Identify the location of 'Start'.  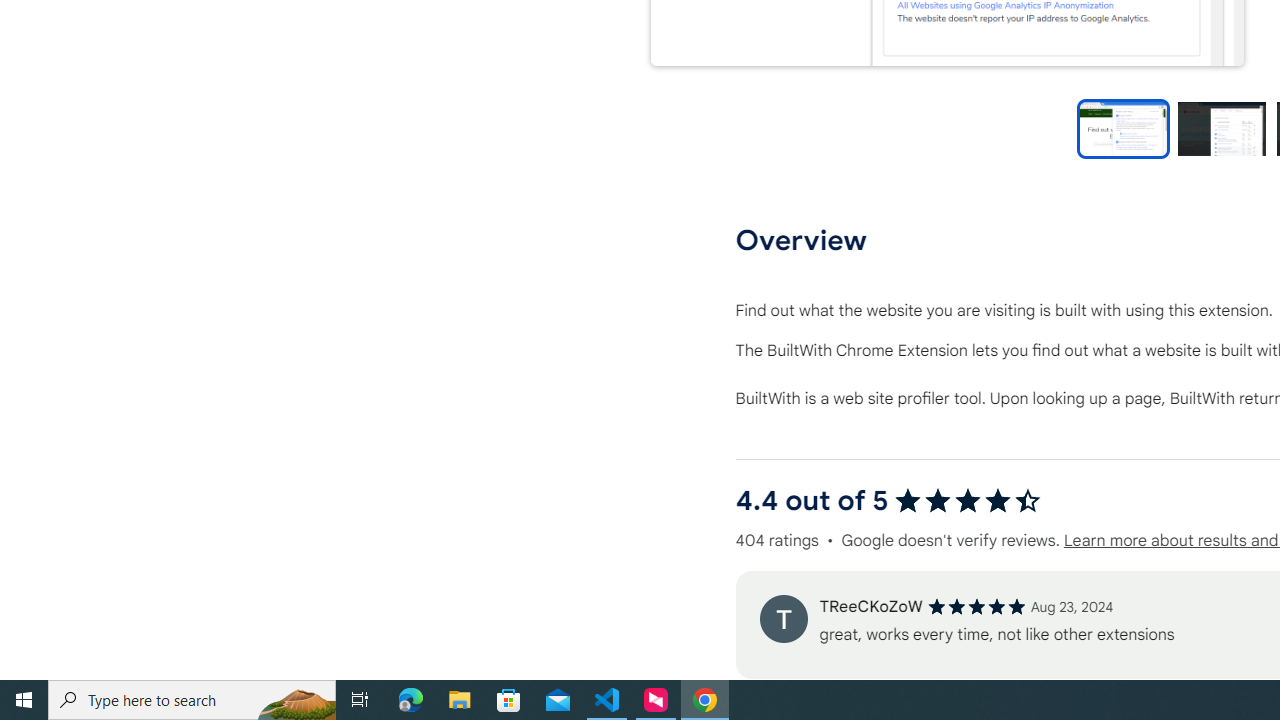
(24, 698).